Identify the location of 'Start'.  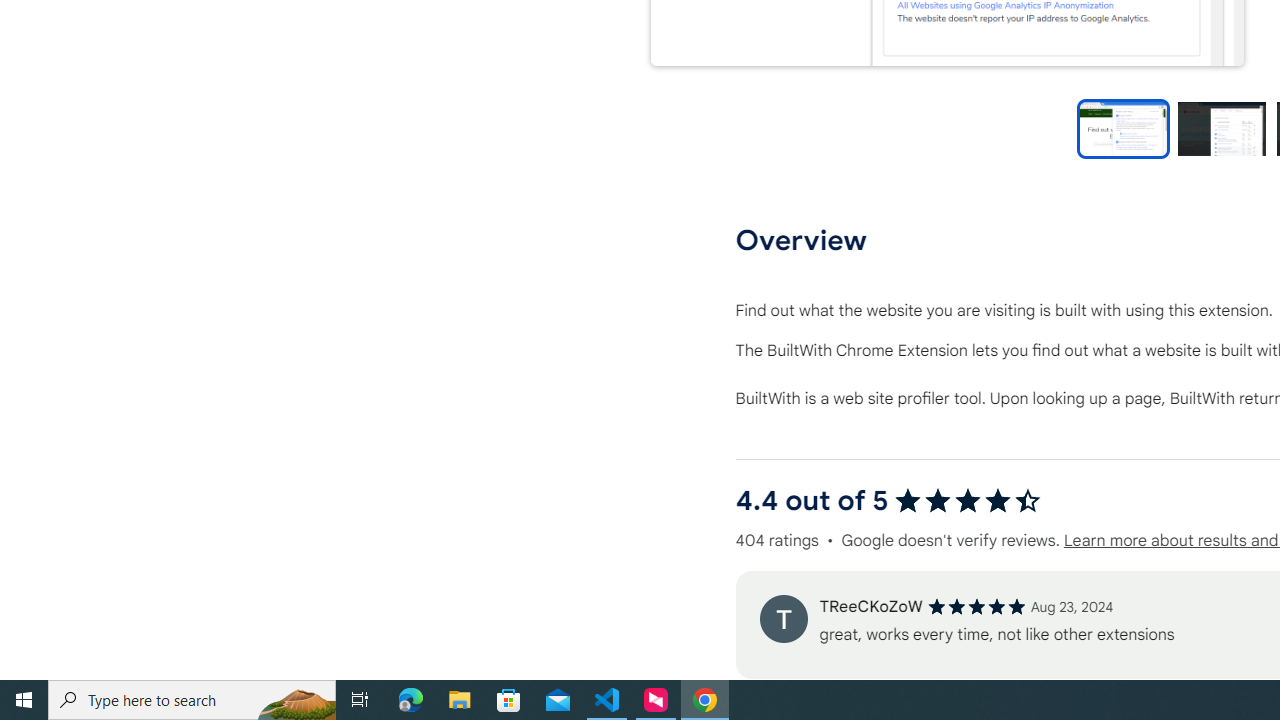
(24, 698).